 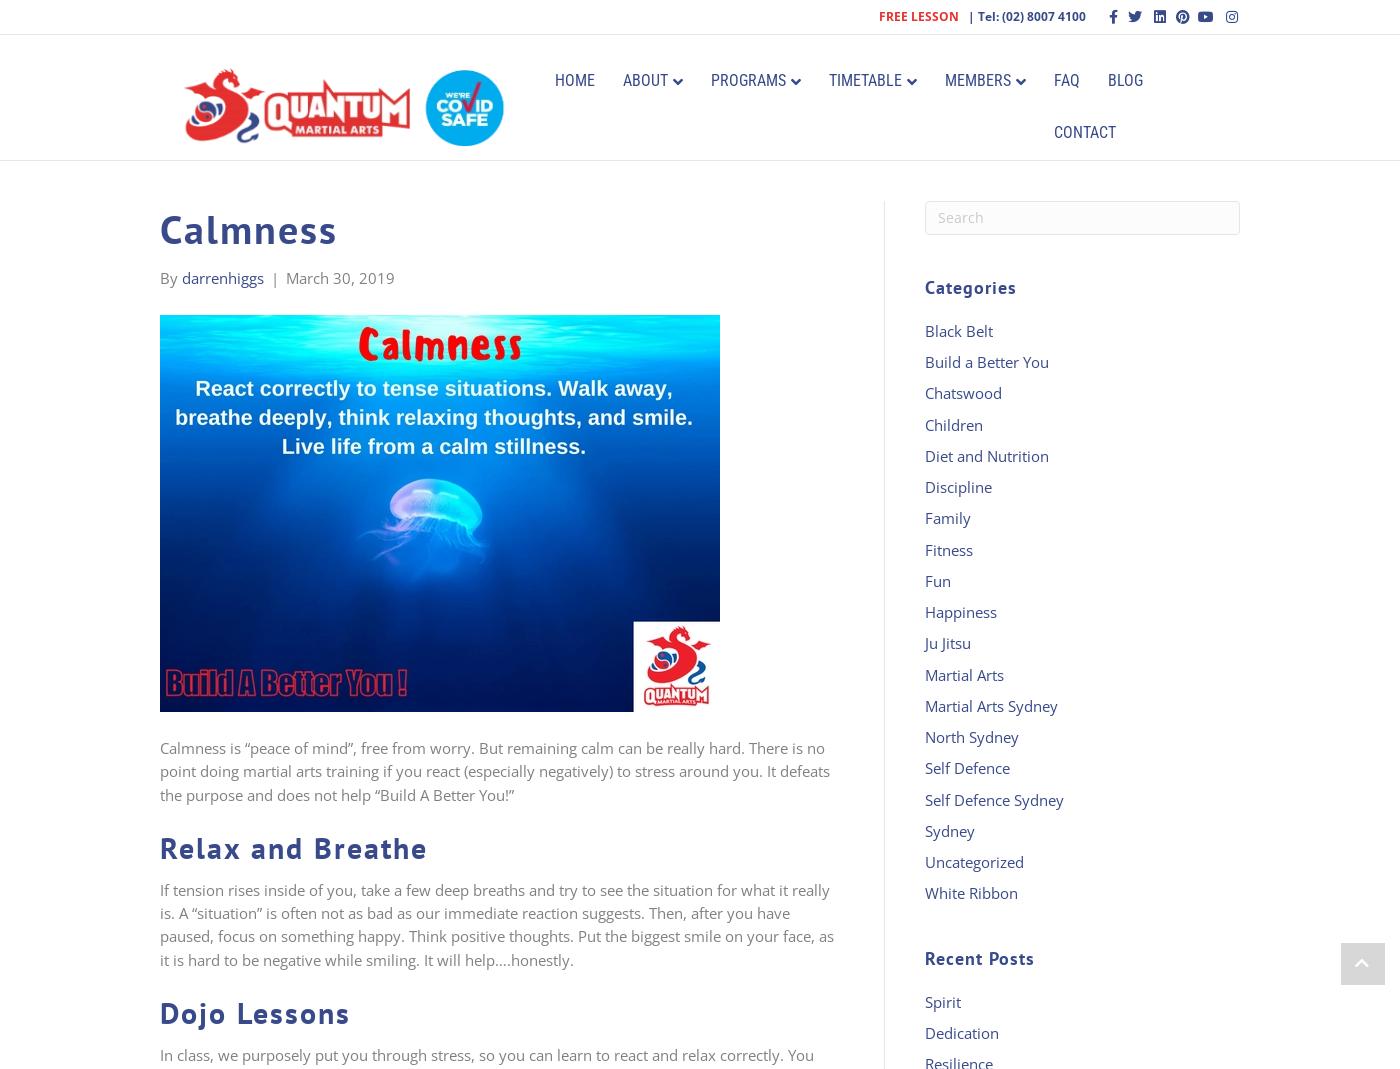 What do you see at coordinates (495, 770) in the screenshot?
I see `'Calmness is “peace of mind”, free from worry. But remaining calm can be really hard. There is no point doing martial arts training if you react (especially negatively) to stress around you. It defeats the purpose and does not help “Build A Better You!”'` at bounding box center [495, 770].